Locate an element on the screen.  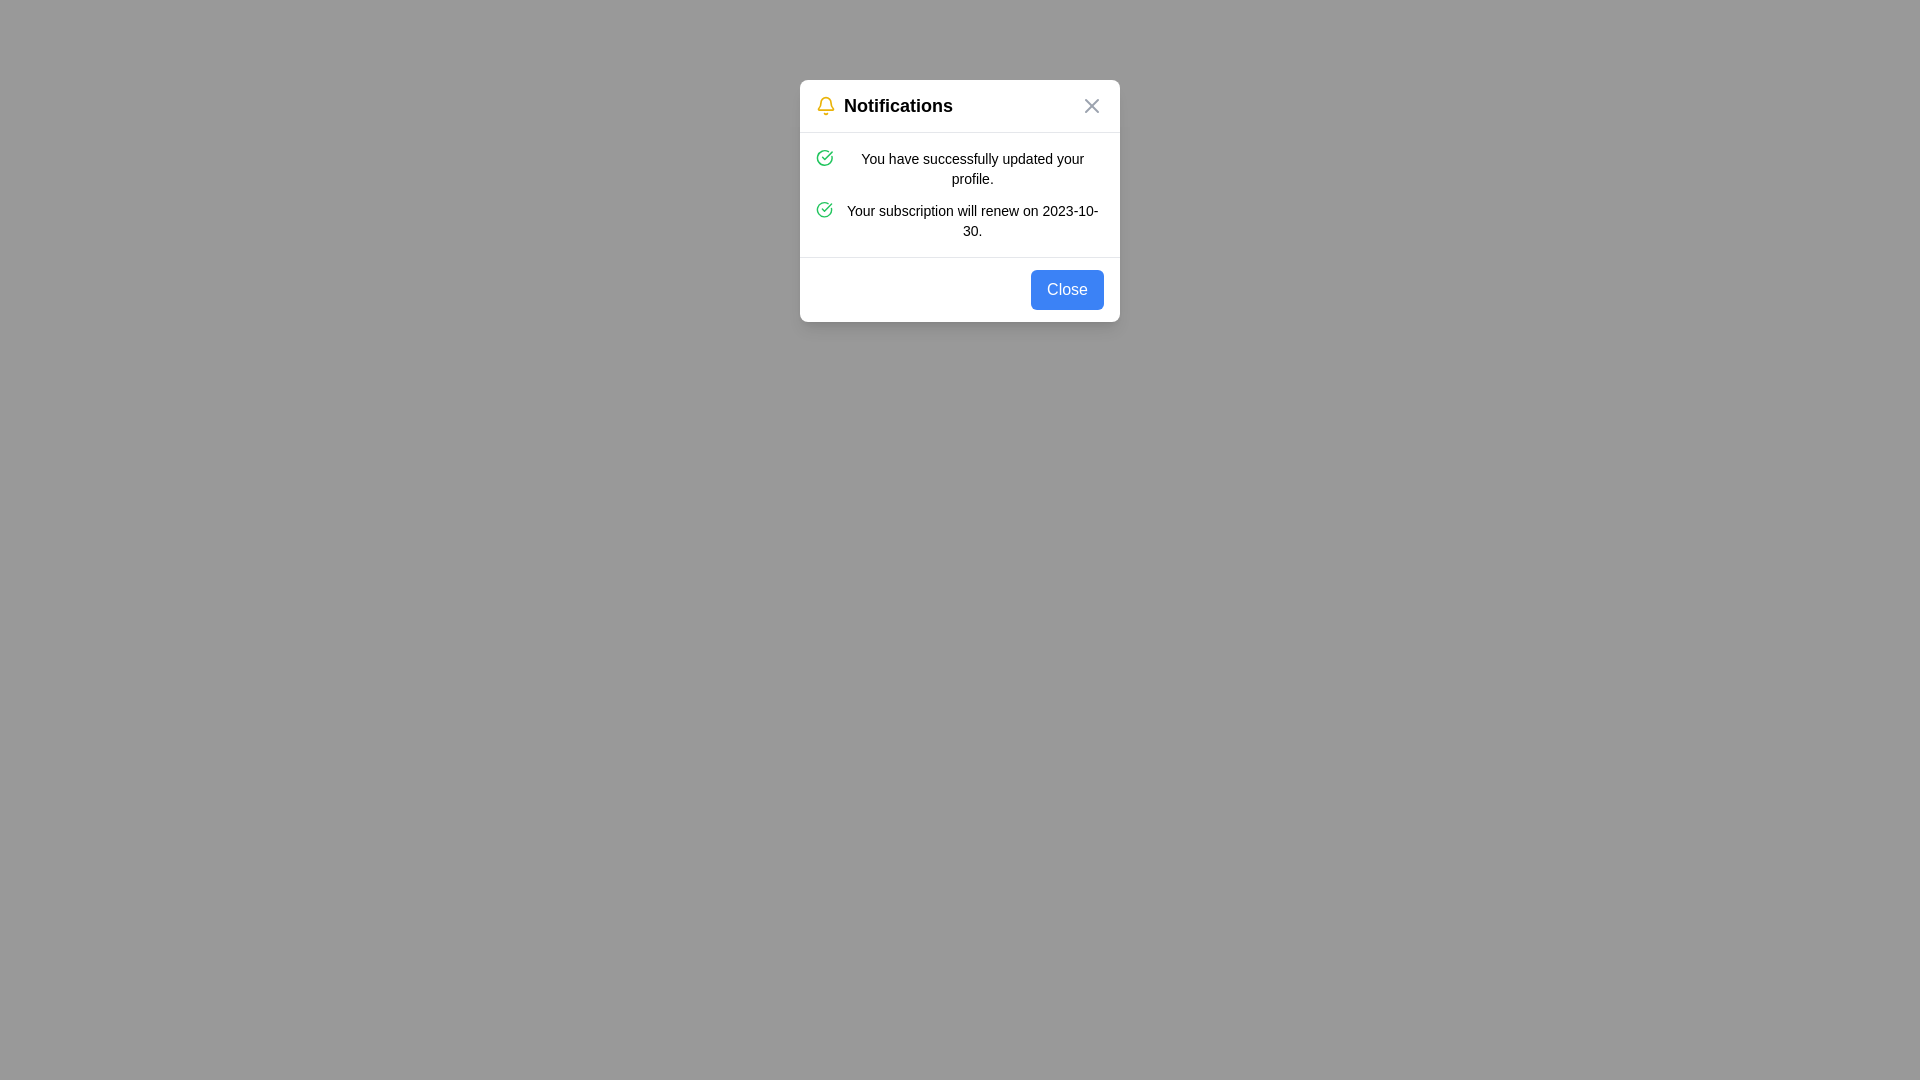
the confirmation notification indicating a successful profile update, located near the top of the modal window is located at coordinates (960, 168).